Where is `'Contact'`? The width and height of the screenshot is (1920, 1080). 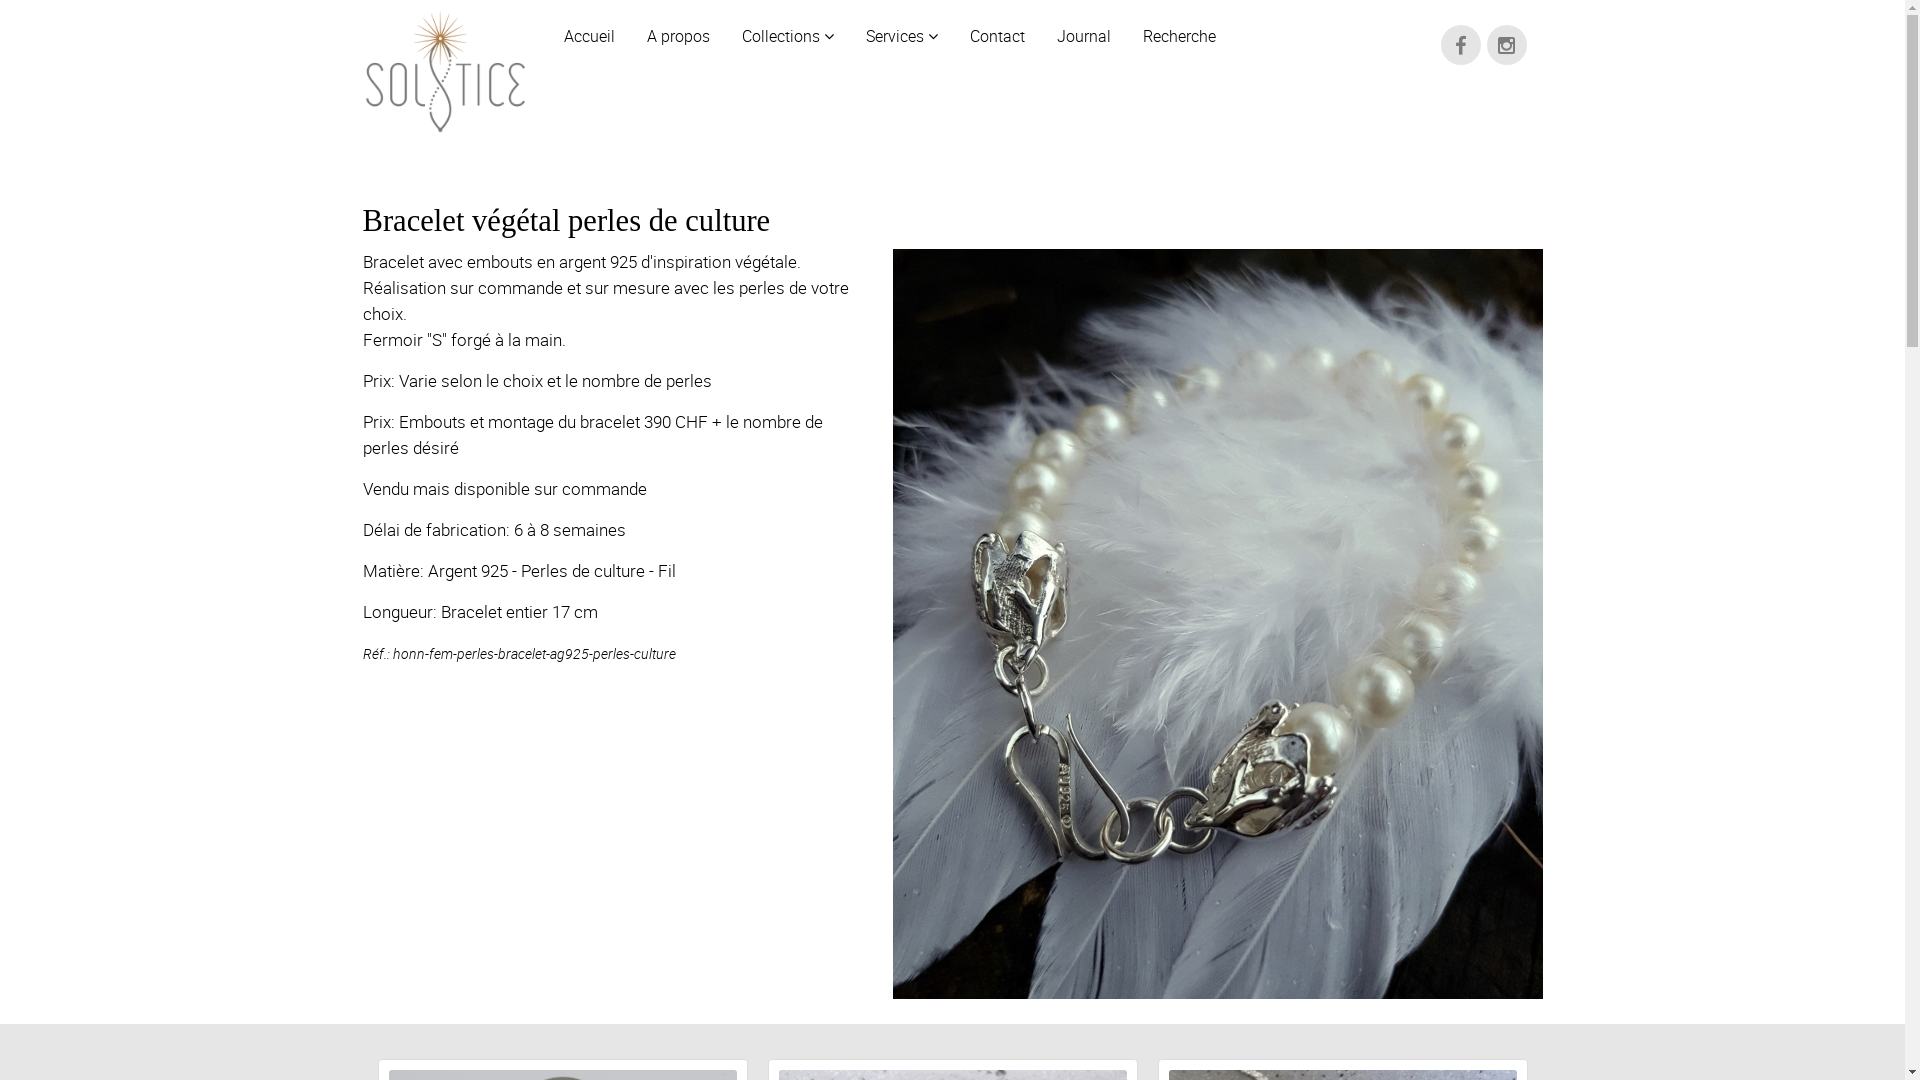
'Contact' is located at coordinates (997, 28).